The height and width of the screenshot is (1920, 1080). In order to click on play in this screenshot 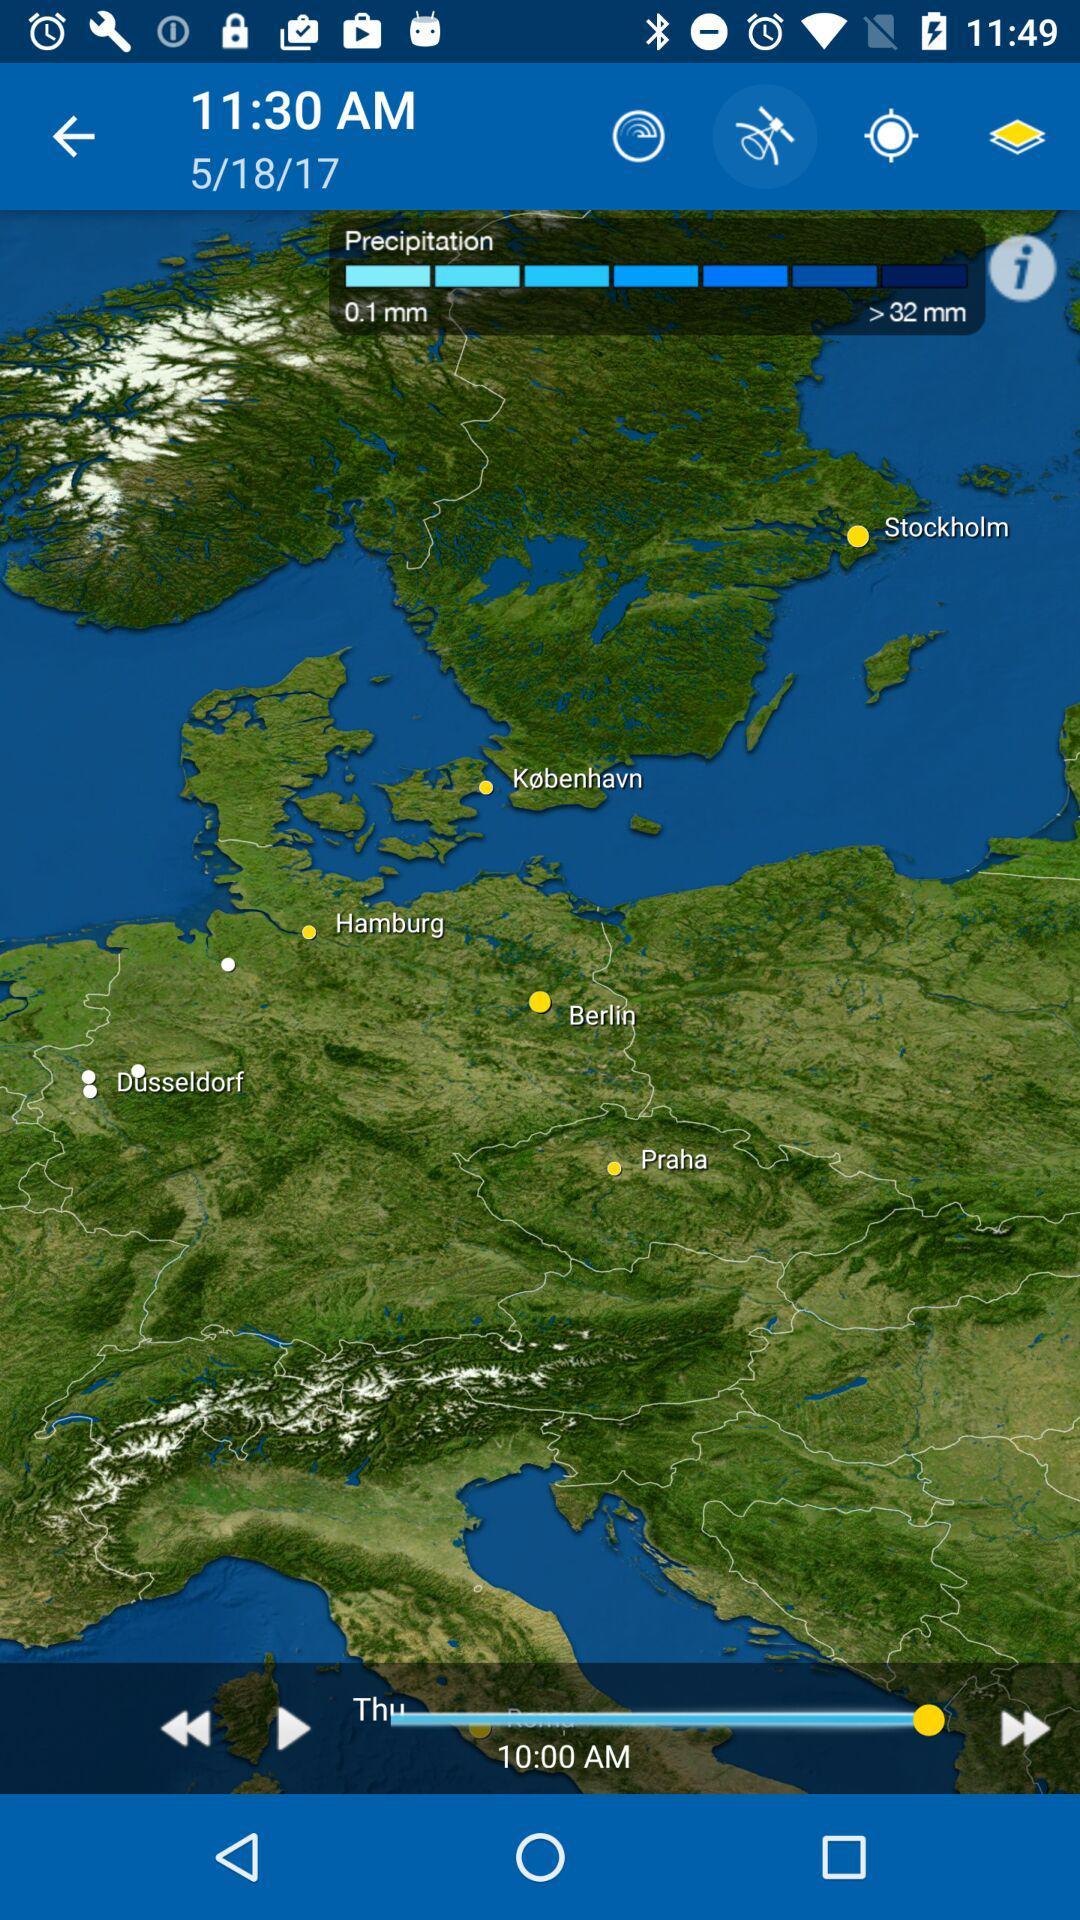, I will do `click(294, 1727)`.